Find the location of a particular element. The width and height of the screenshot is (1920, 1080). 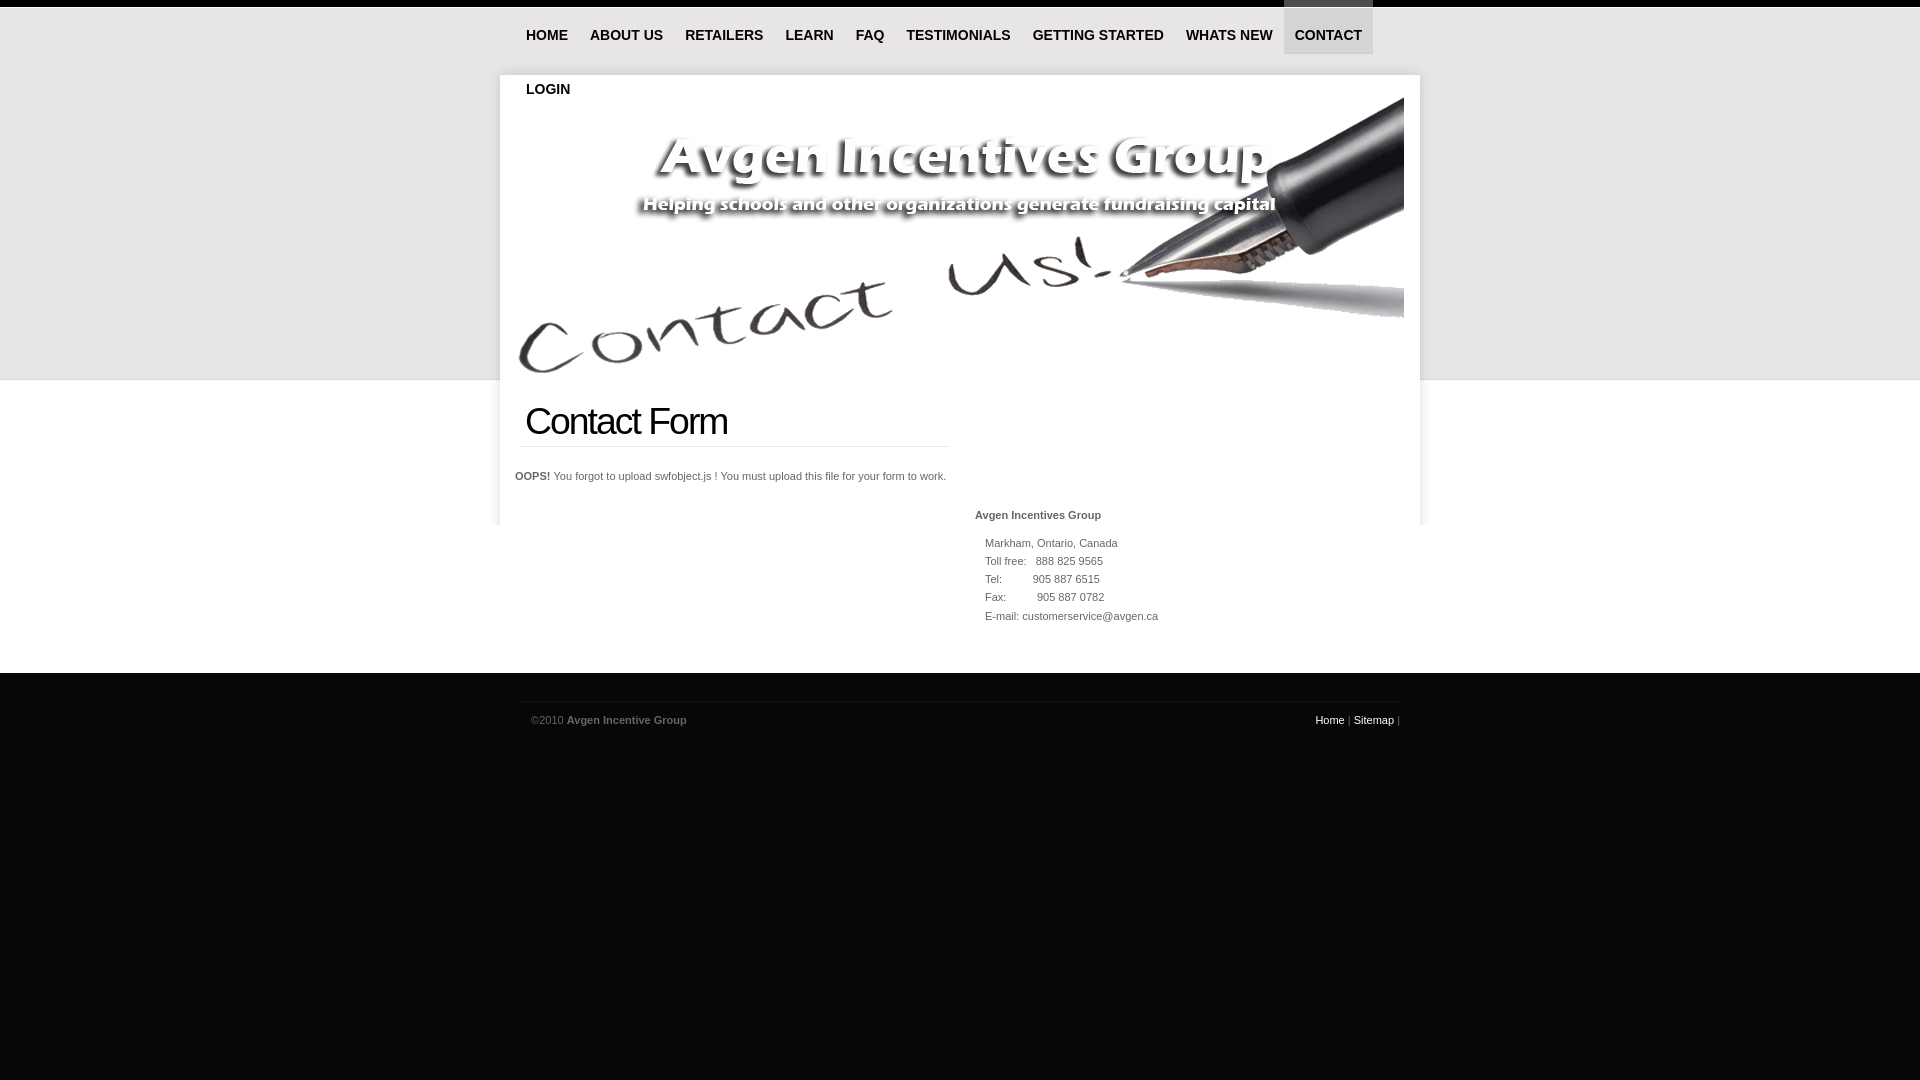

'GETTING STARTED' is located at coordinates (1097, 26).